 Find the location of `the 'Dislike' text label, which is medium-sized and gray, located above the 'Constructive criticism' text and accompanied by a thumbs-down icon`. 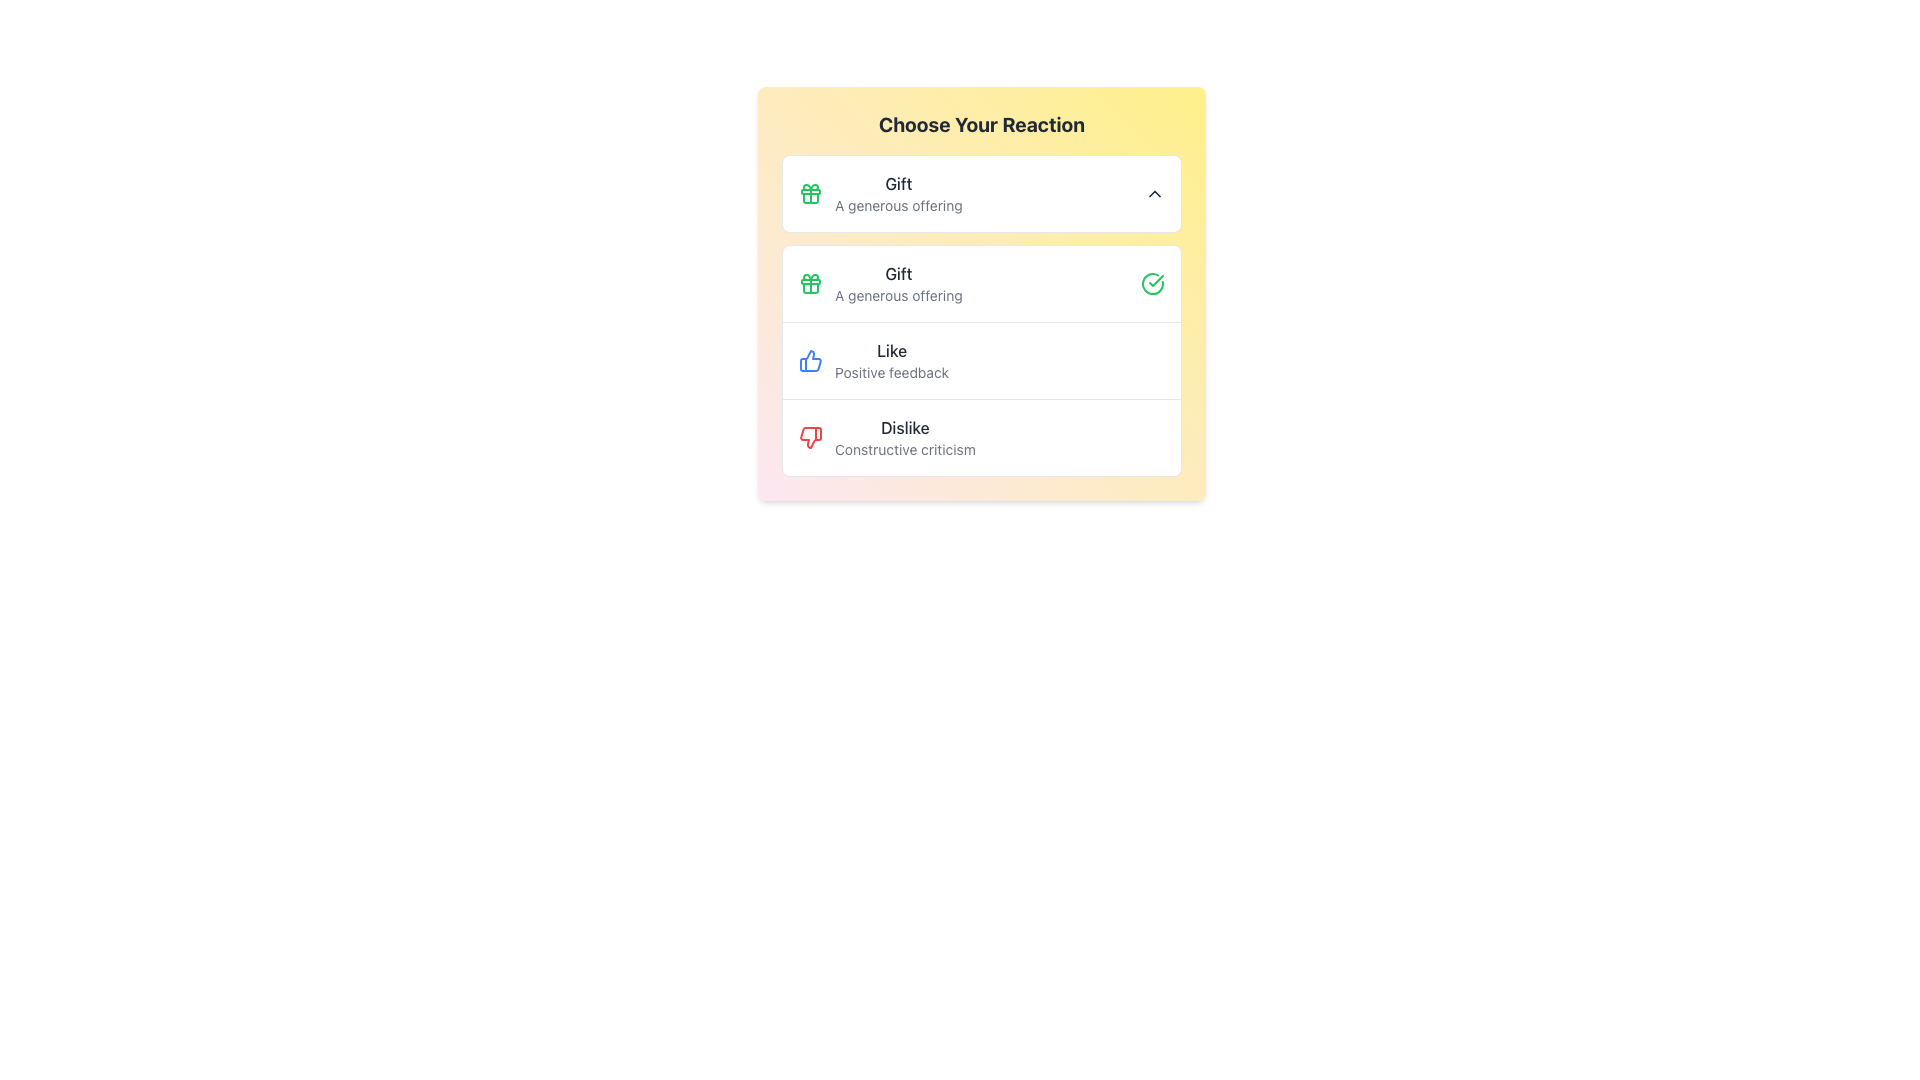

the 'Dislike' text label, which is medium-sized and gray, located above the 'Constructive criticism' text and accompanied by a thumbs-down icon is located at coordinates (904, 427).